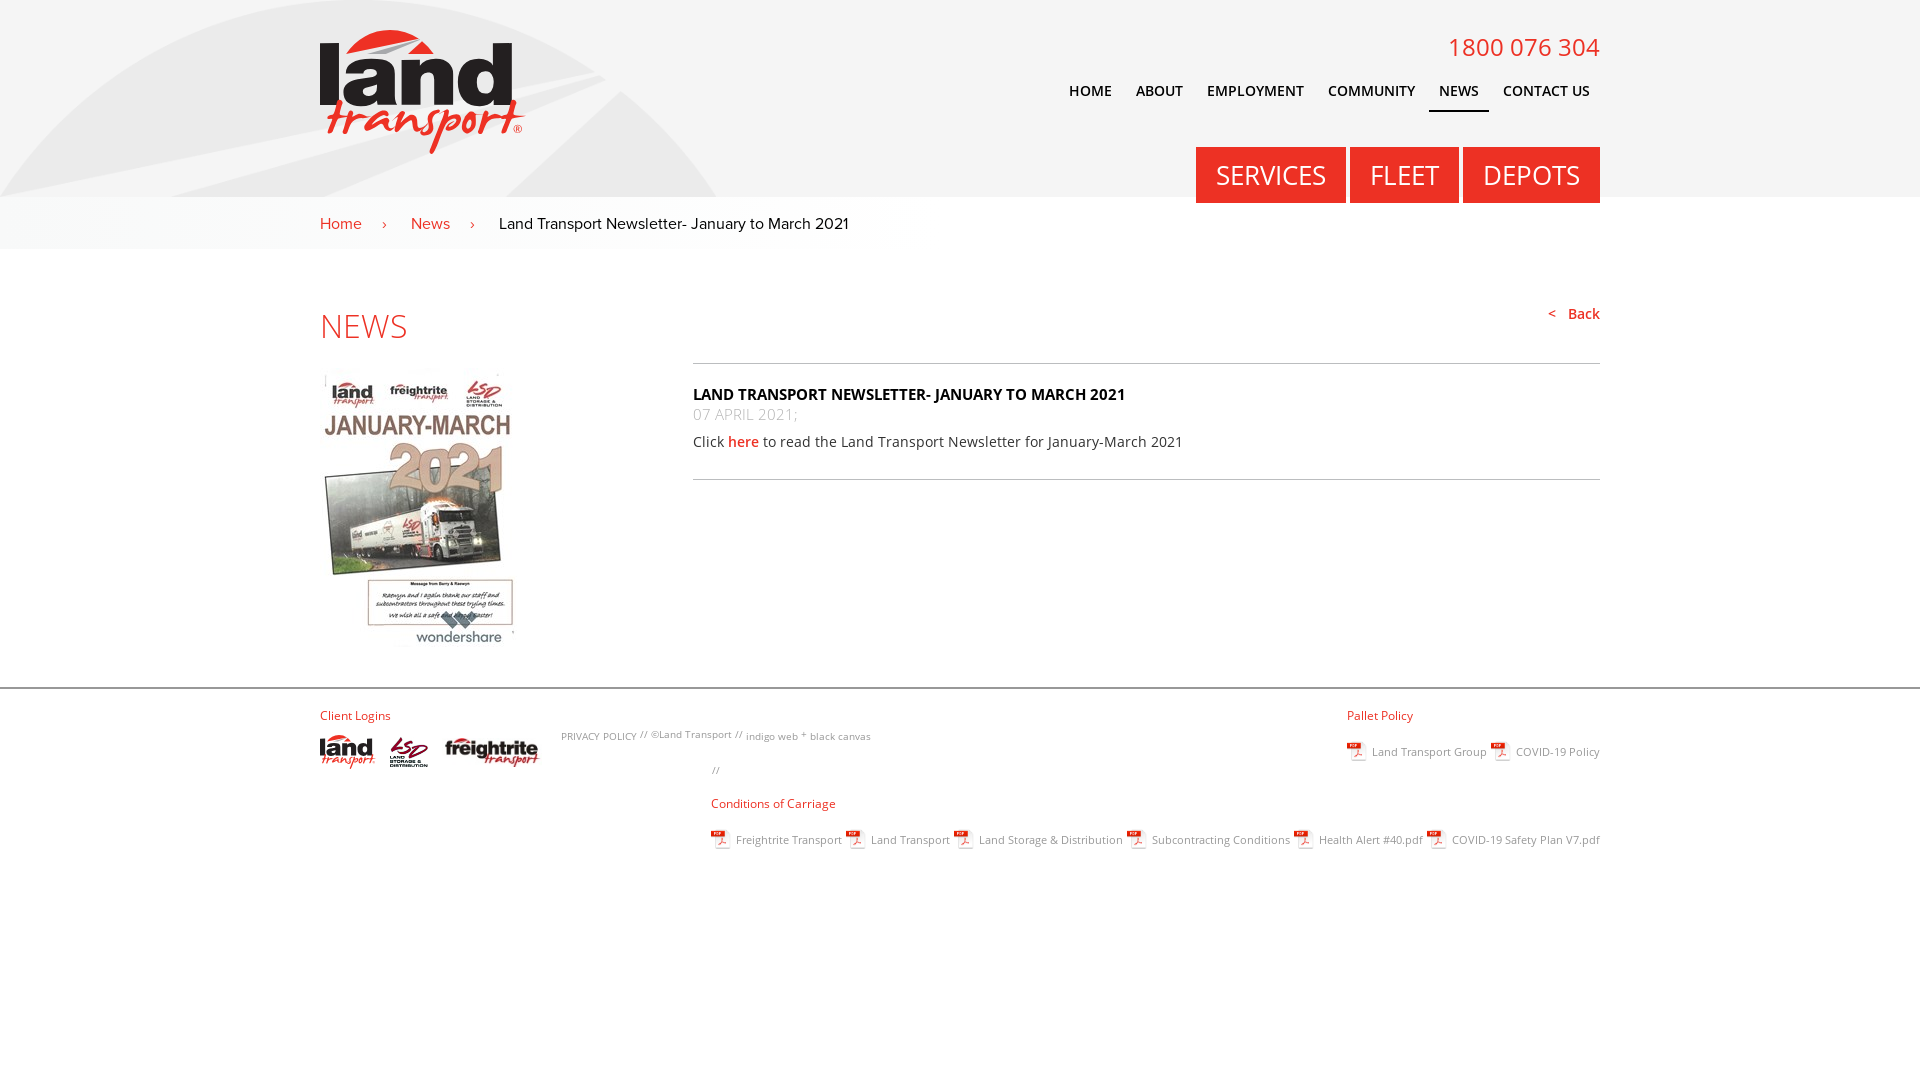 The height and width of the screenshot is (1080, 1920). Describe the element at coordinates (1089, 91) in the screenshot. I see `'HOME'` at that location.